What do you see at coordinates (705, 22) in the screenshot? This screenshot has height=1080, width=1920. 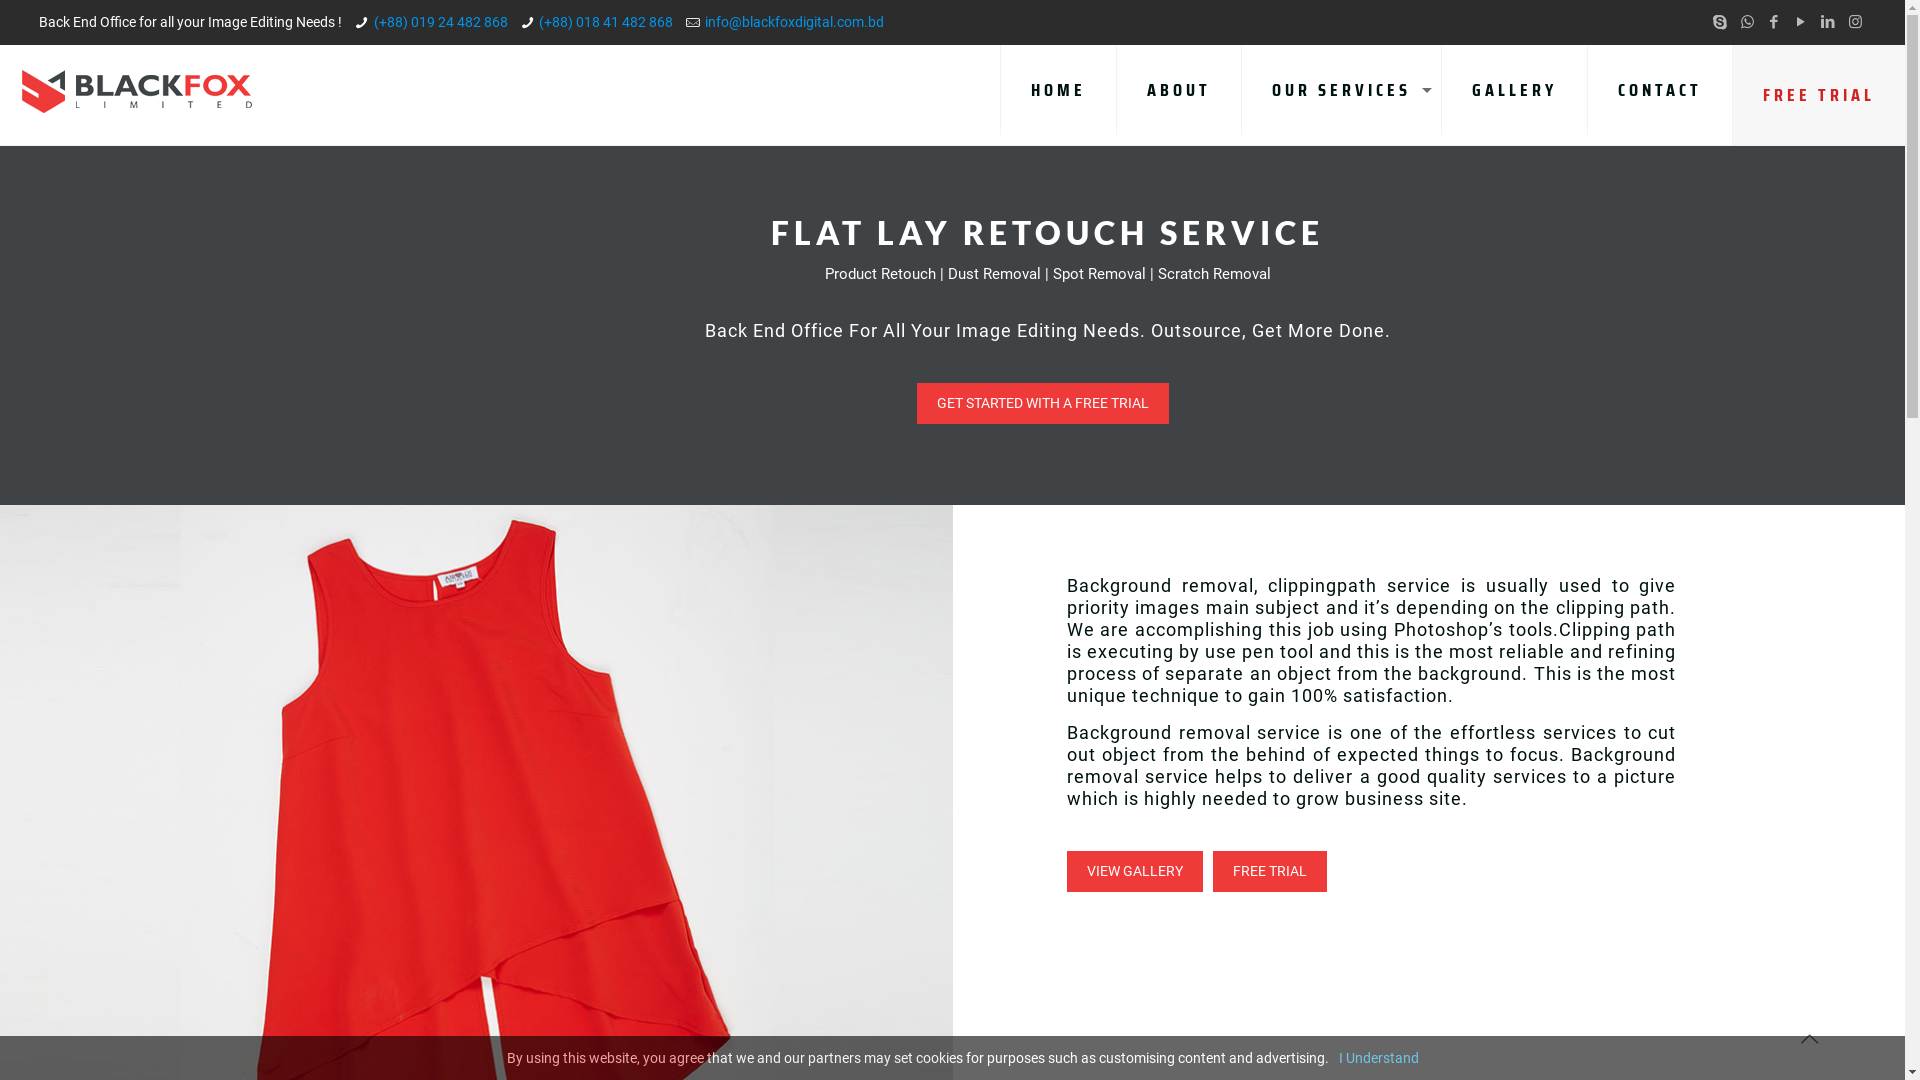 I see `'info@blackfoxdigital.com.bd'` at bounding box center [705, 22].